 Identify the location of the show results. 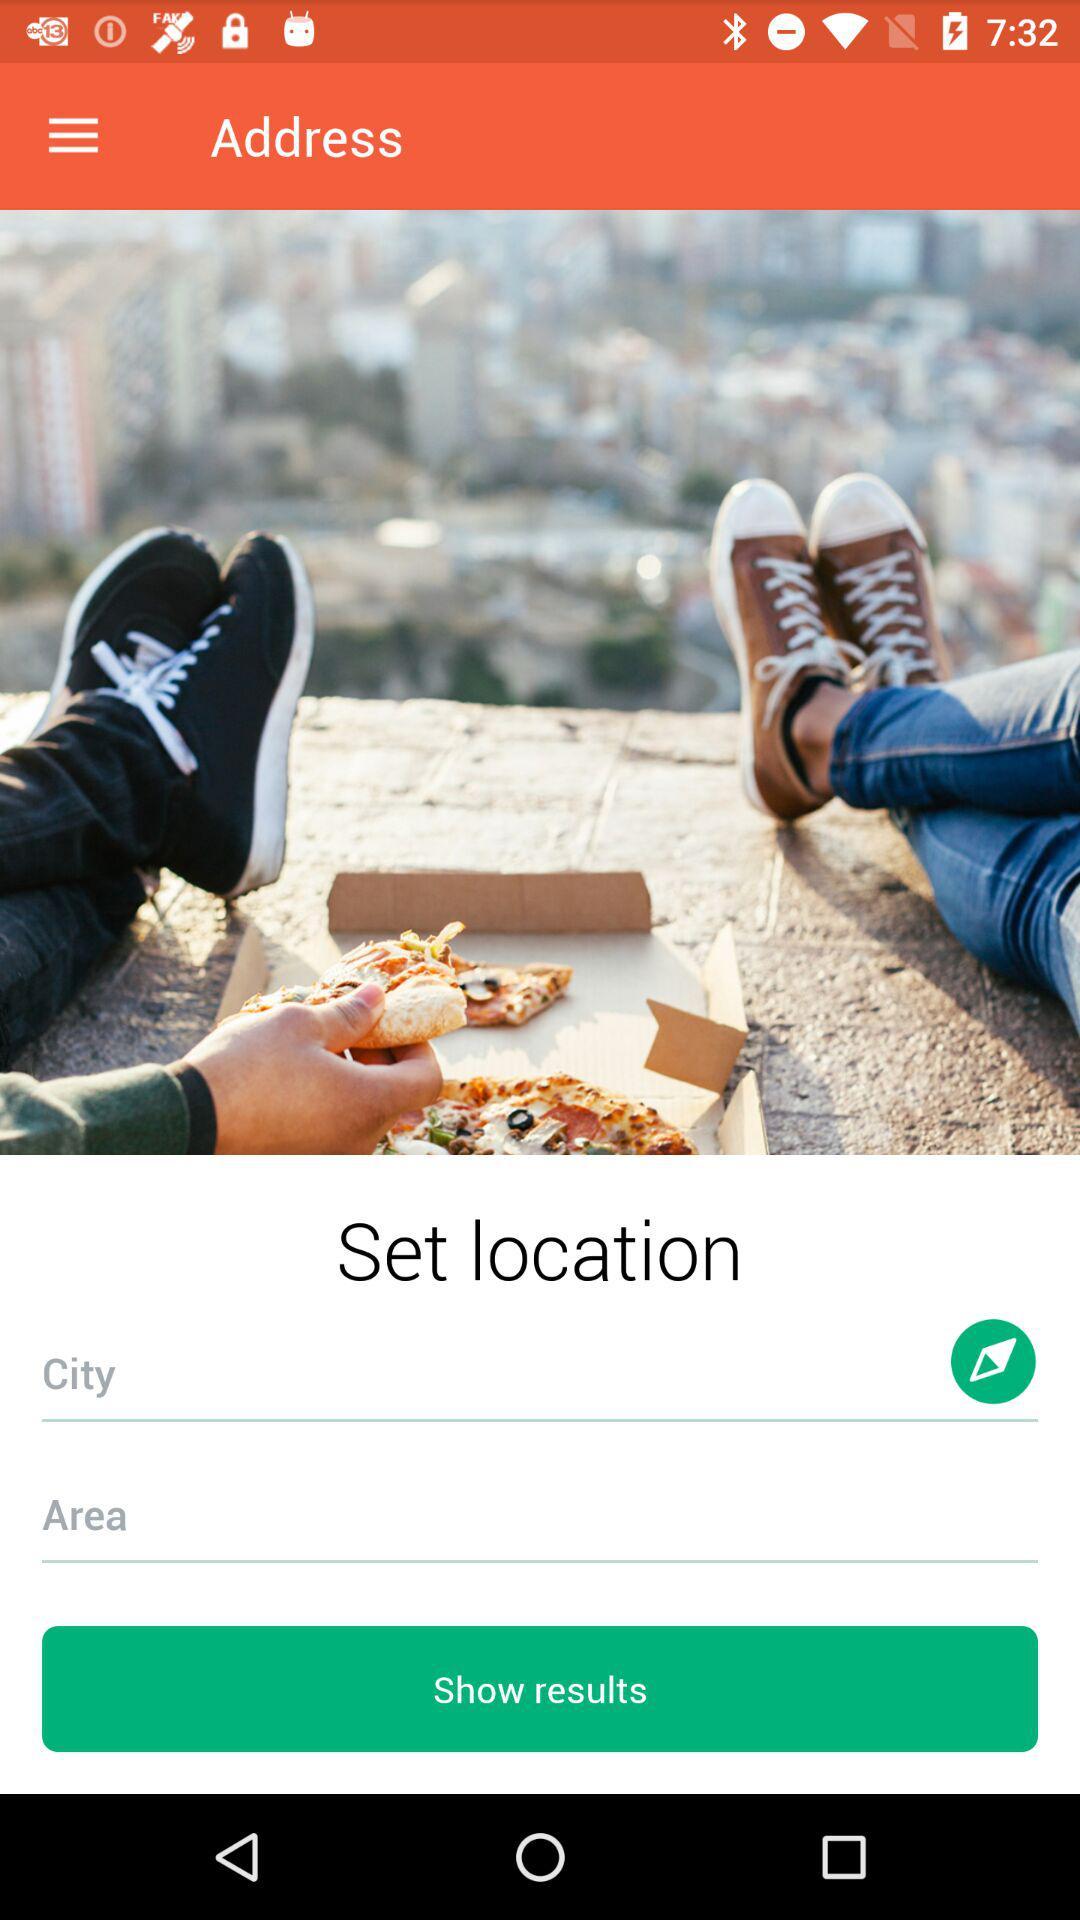
(540, 1688).